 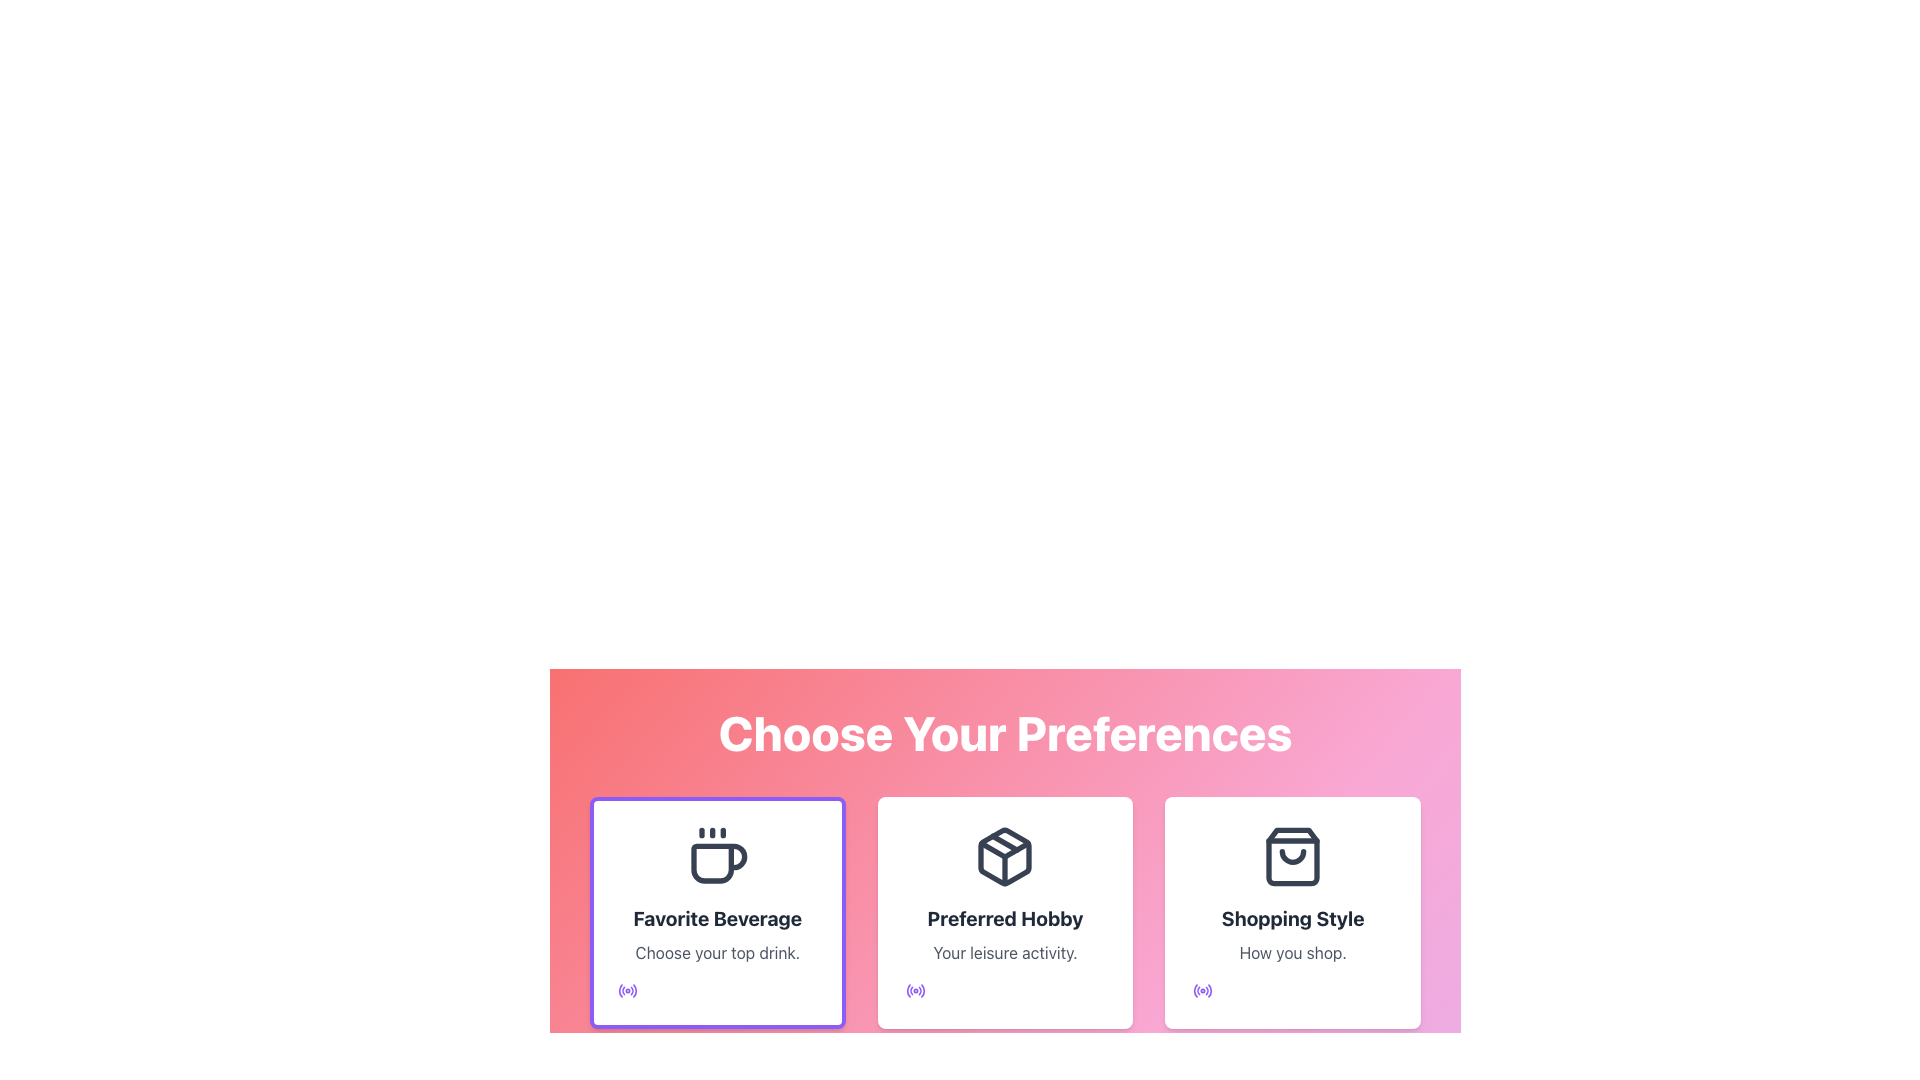 I want to click on SVG properties of the diagonal line within the cube icon on the 'Preferred Hobby' card by clicking on its center point, so click(x=1005, y=843).